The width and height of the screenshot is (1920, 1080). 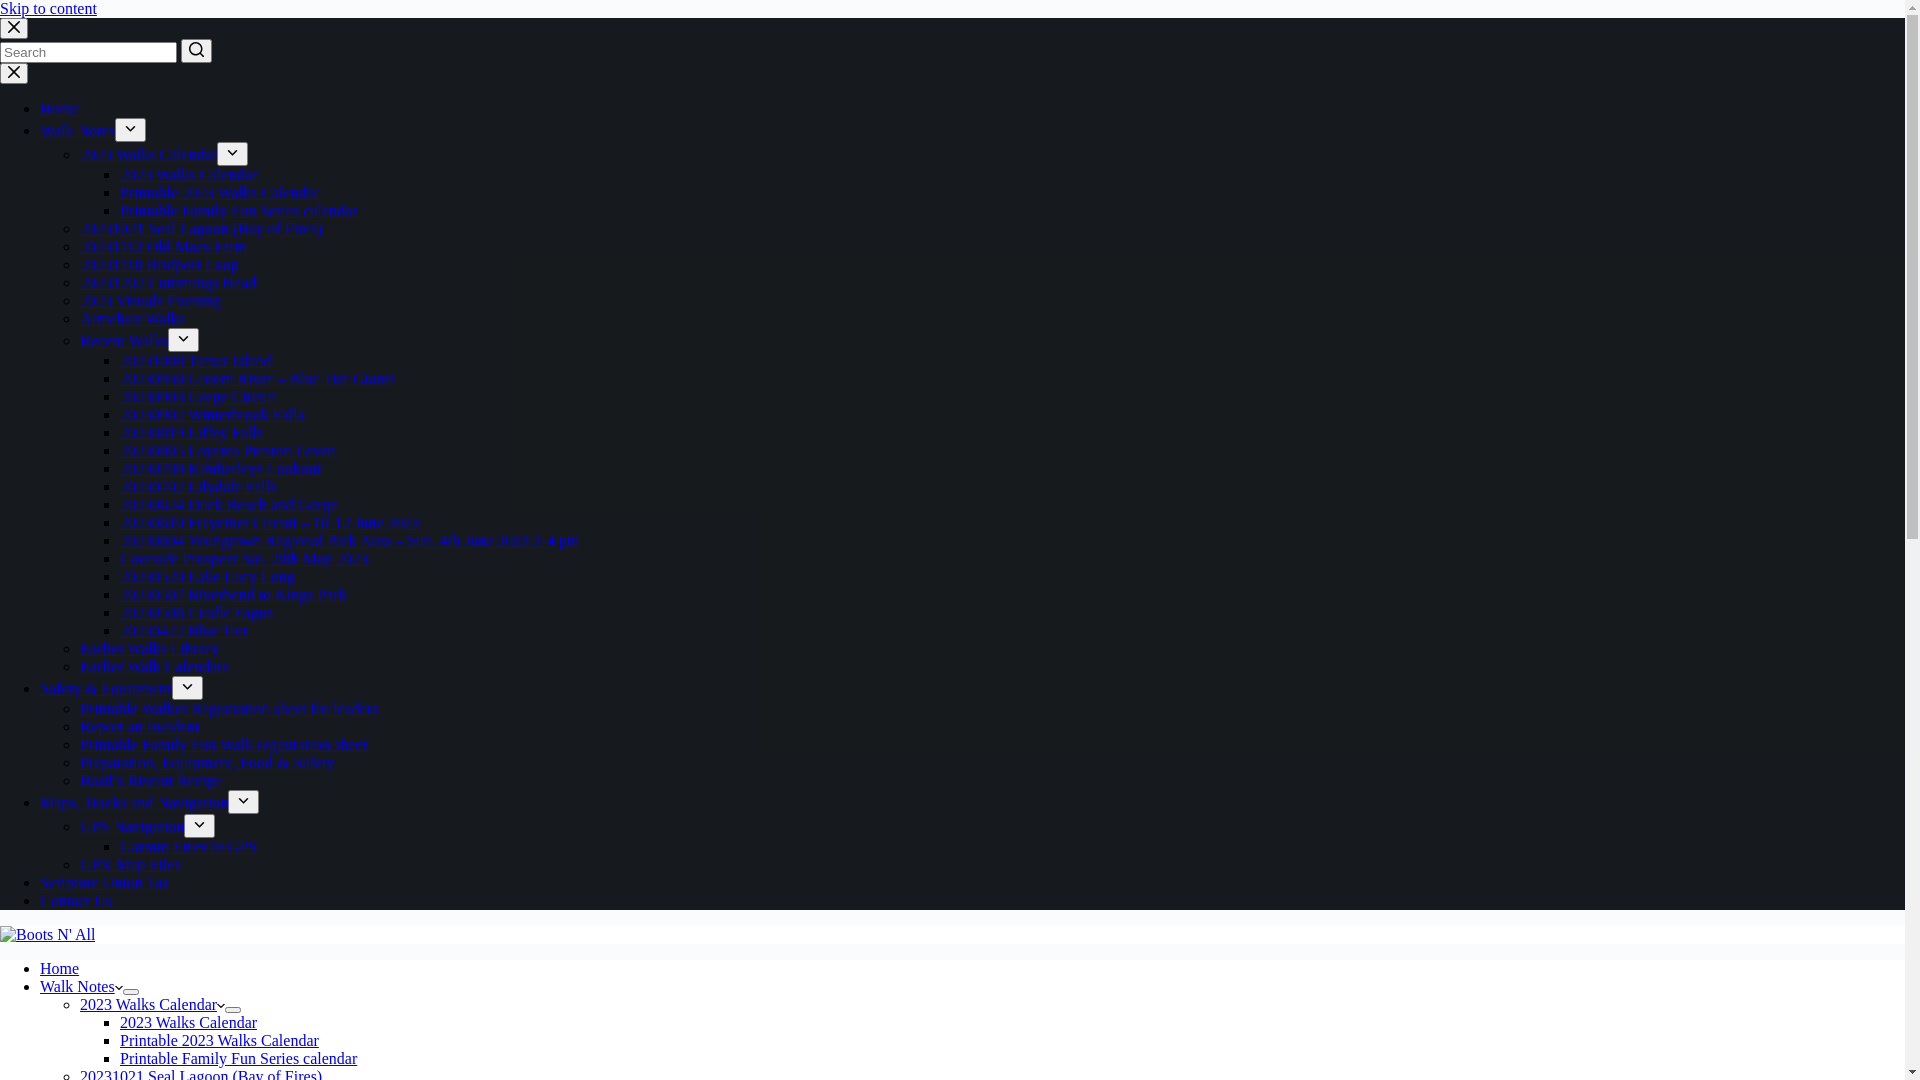 I want to click on 'Report an Incident', so click(x=138, y=726).